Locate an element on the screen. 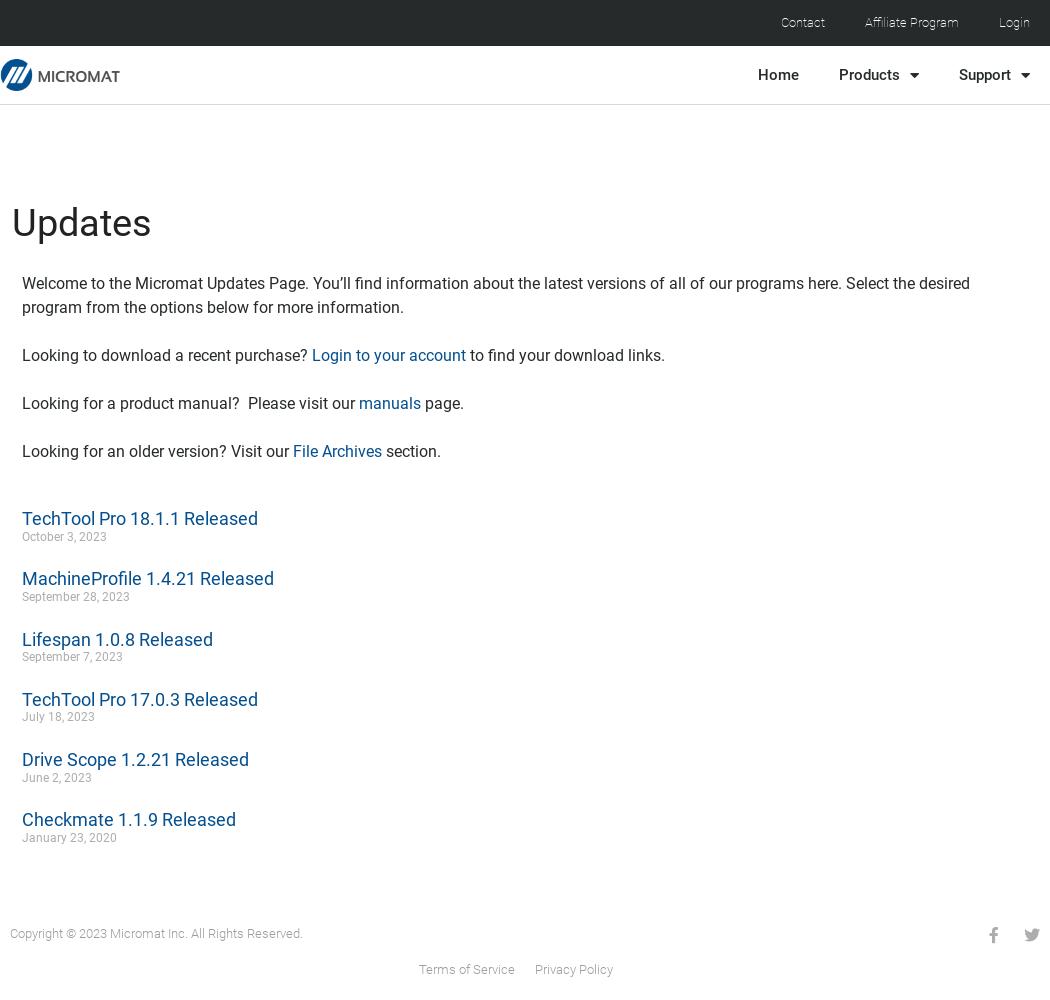 The height and width of the screenshot is (1000, 1050). 'Welcome to the Micromat Updates Page. You’ll find information about the latest versions of all of our programs here.' is located at coordinates (432, 283).